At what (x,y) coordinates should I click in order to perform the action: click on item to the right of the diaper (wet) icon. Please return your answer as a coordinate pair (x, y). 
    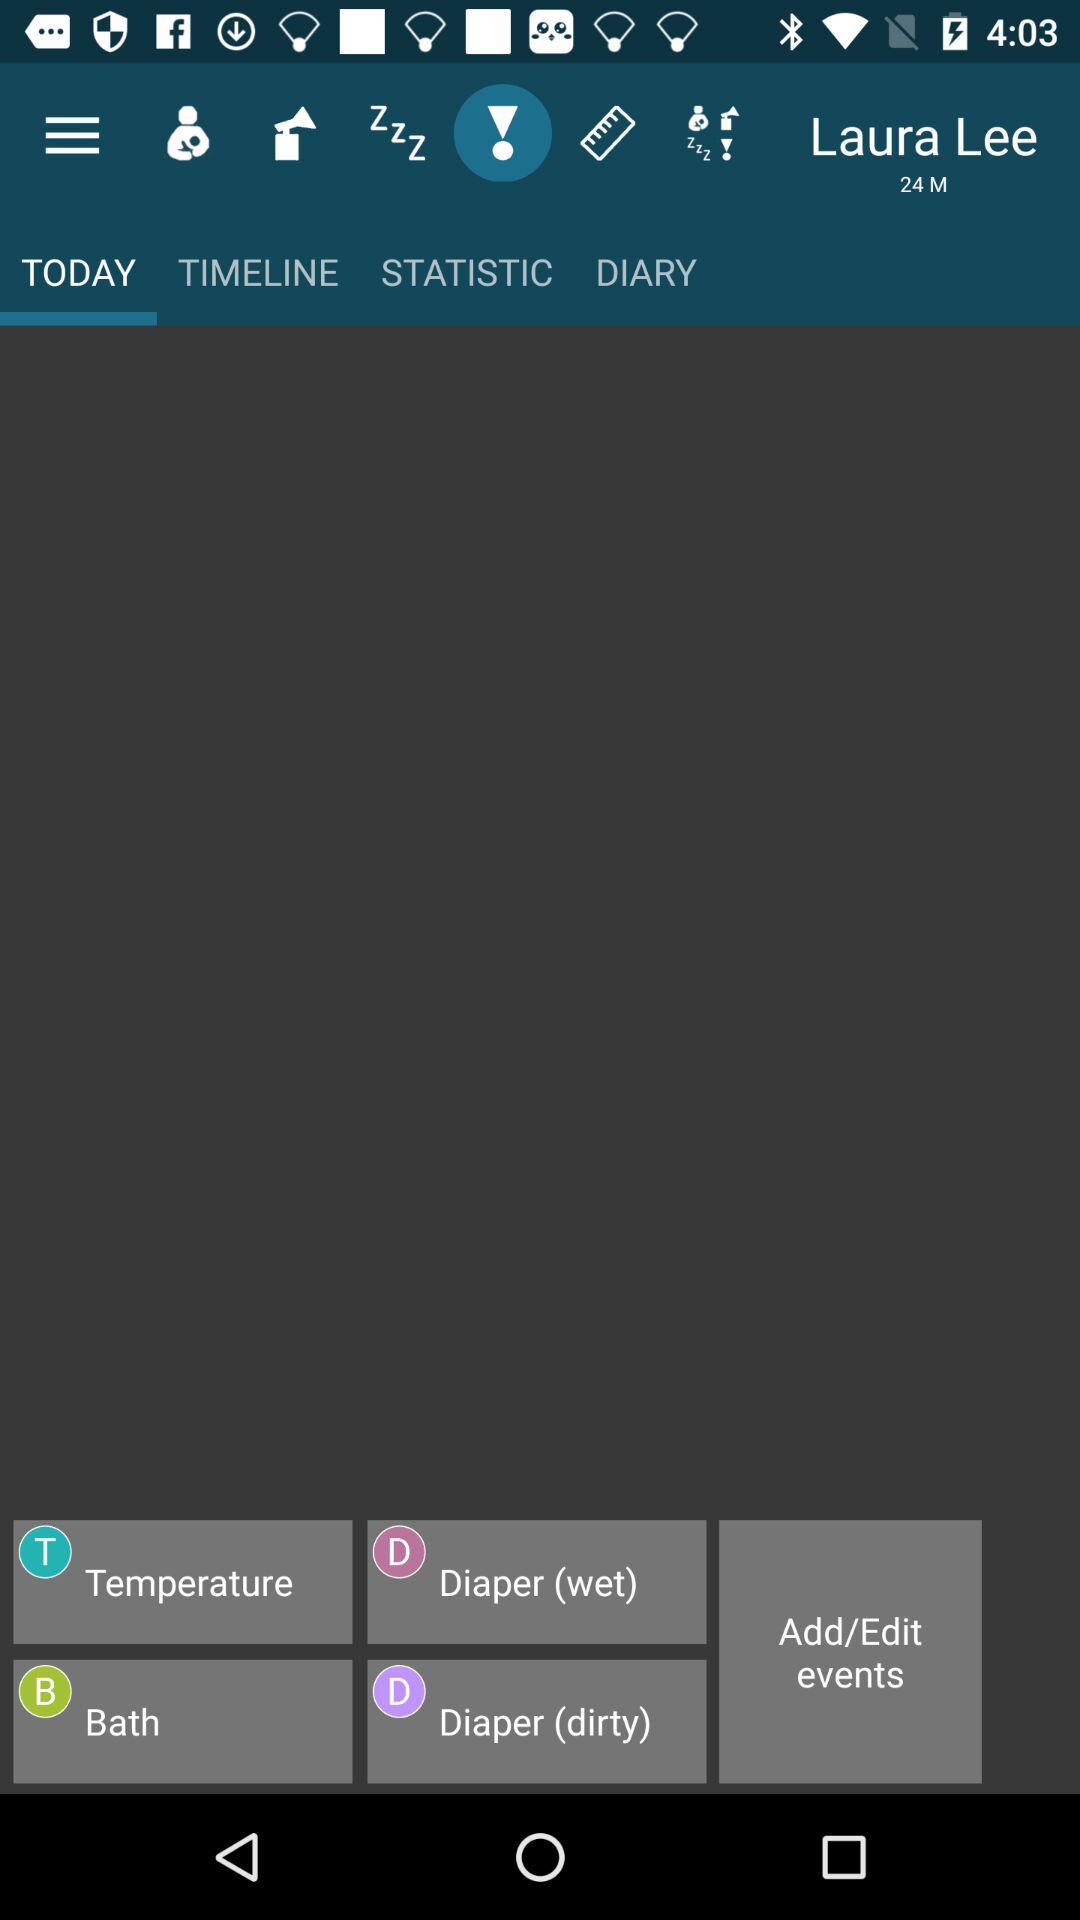
    Looking at the image, I should click on (850, 1651).